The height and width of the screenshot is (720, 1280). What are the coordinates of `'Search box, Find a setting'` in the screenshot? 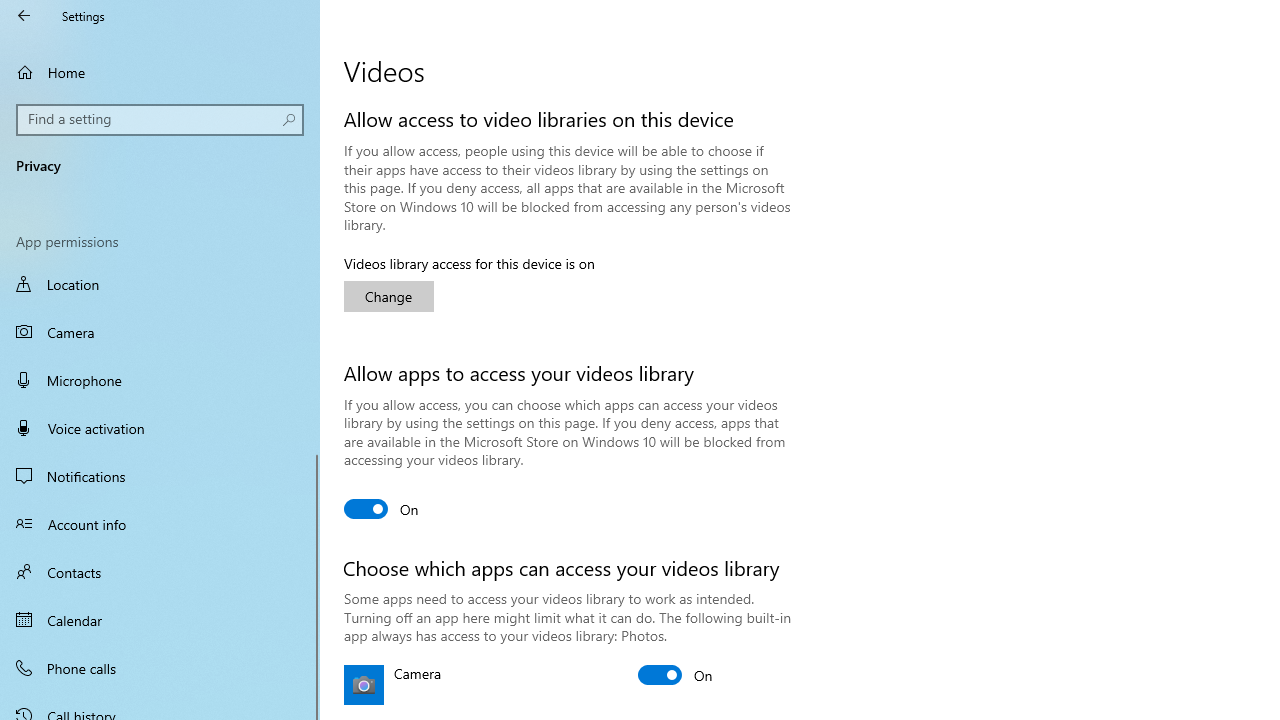 It's located at (160, 119).